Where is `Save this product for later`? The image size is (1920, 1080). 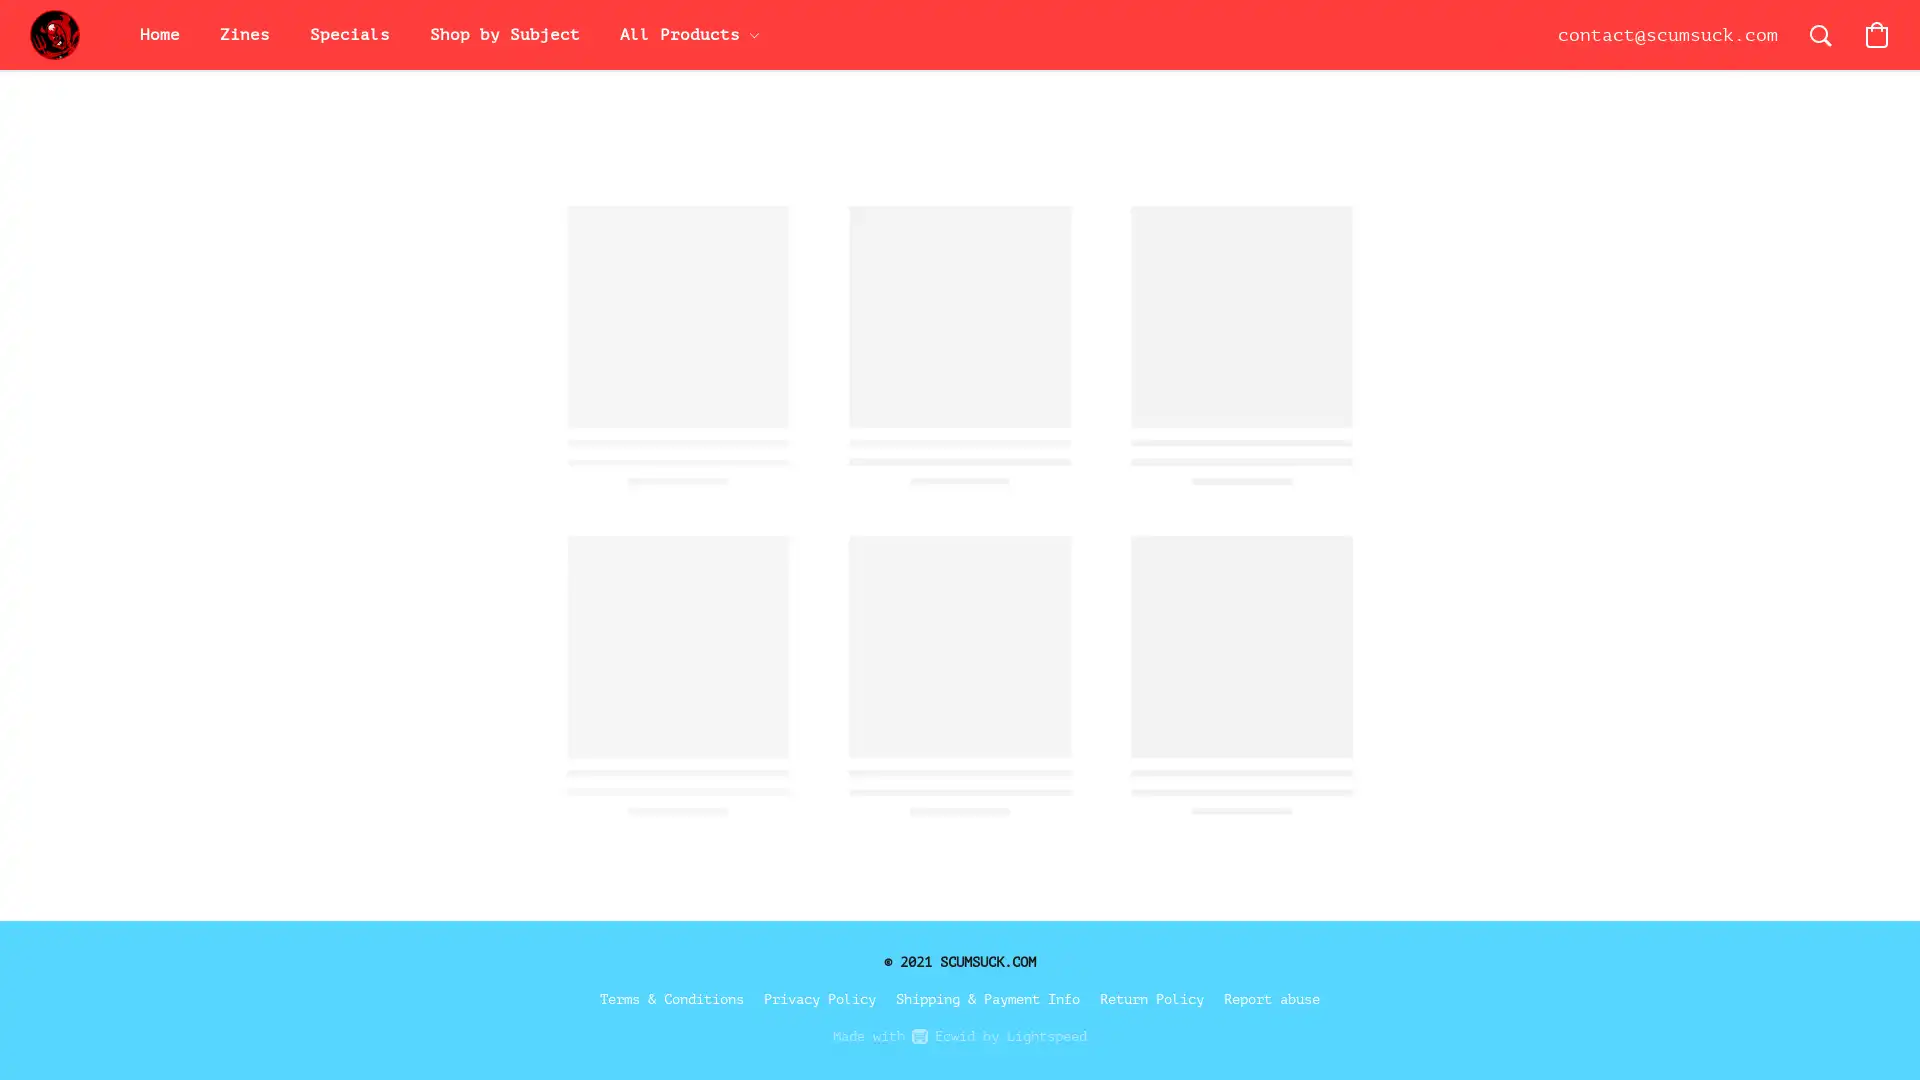
Save this product for later is located at coordinates (1240, 859).